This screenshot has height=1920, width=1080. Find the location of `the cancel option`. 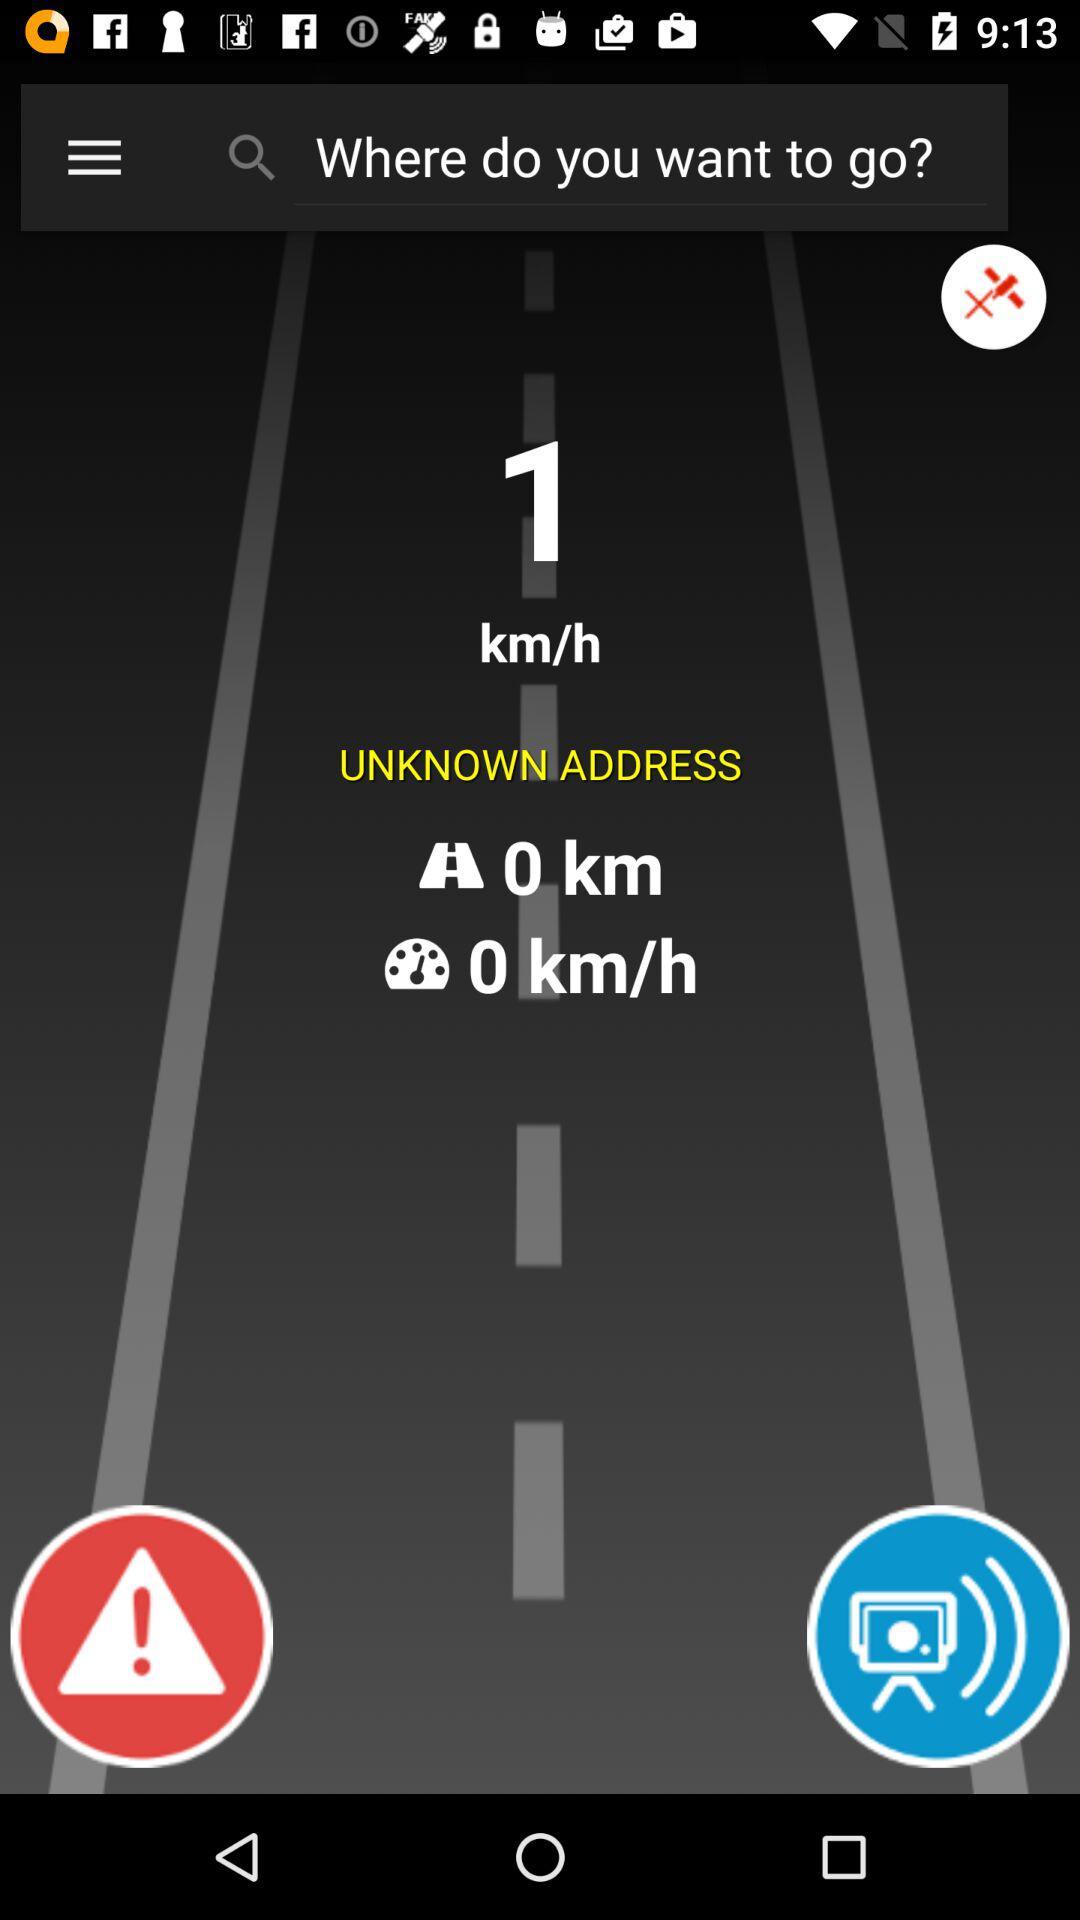

the cancel option is located at coordinates (993, 296).